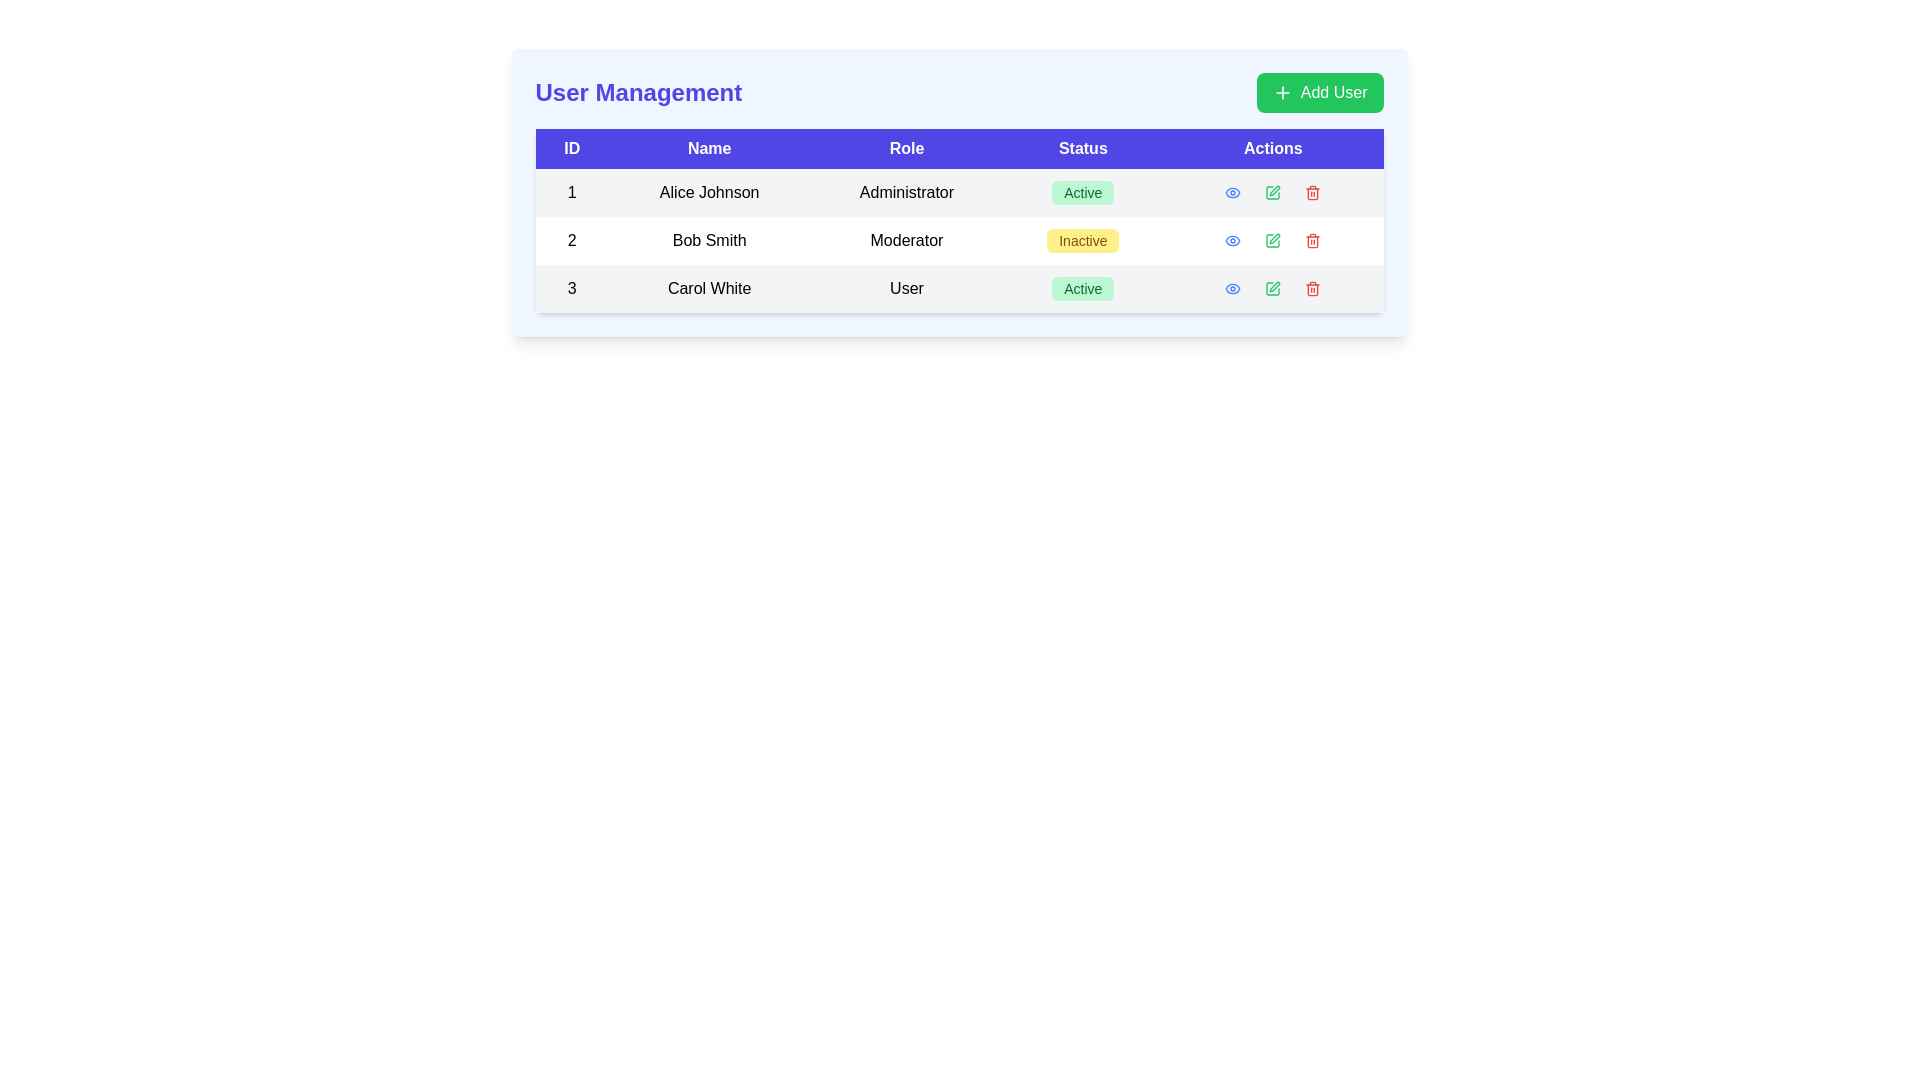 Image resolution: width=1920 pixels, height=1080 pixels. I want to click on the red-colored trash can icon in the 'Actions' column, so click(1313, 289).